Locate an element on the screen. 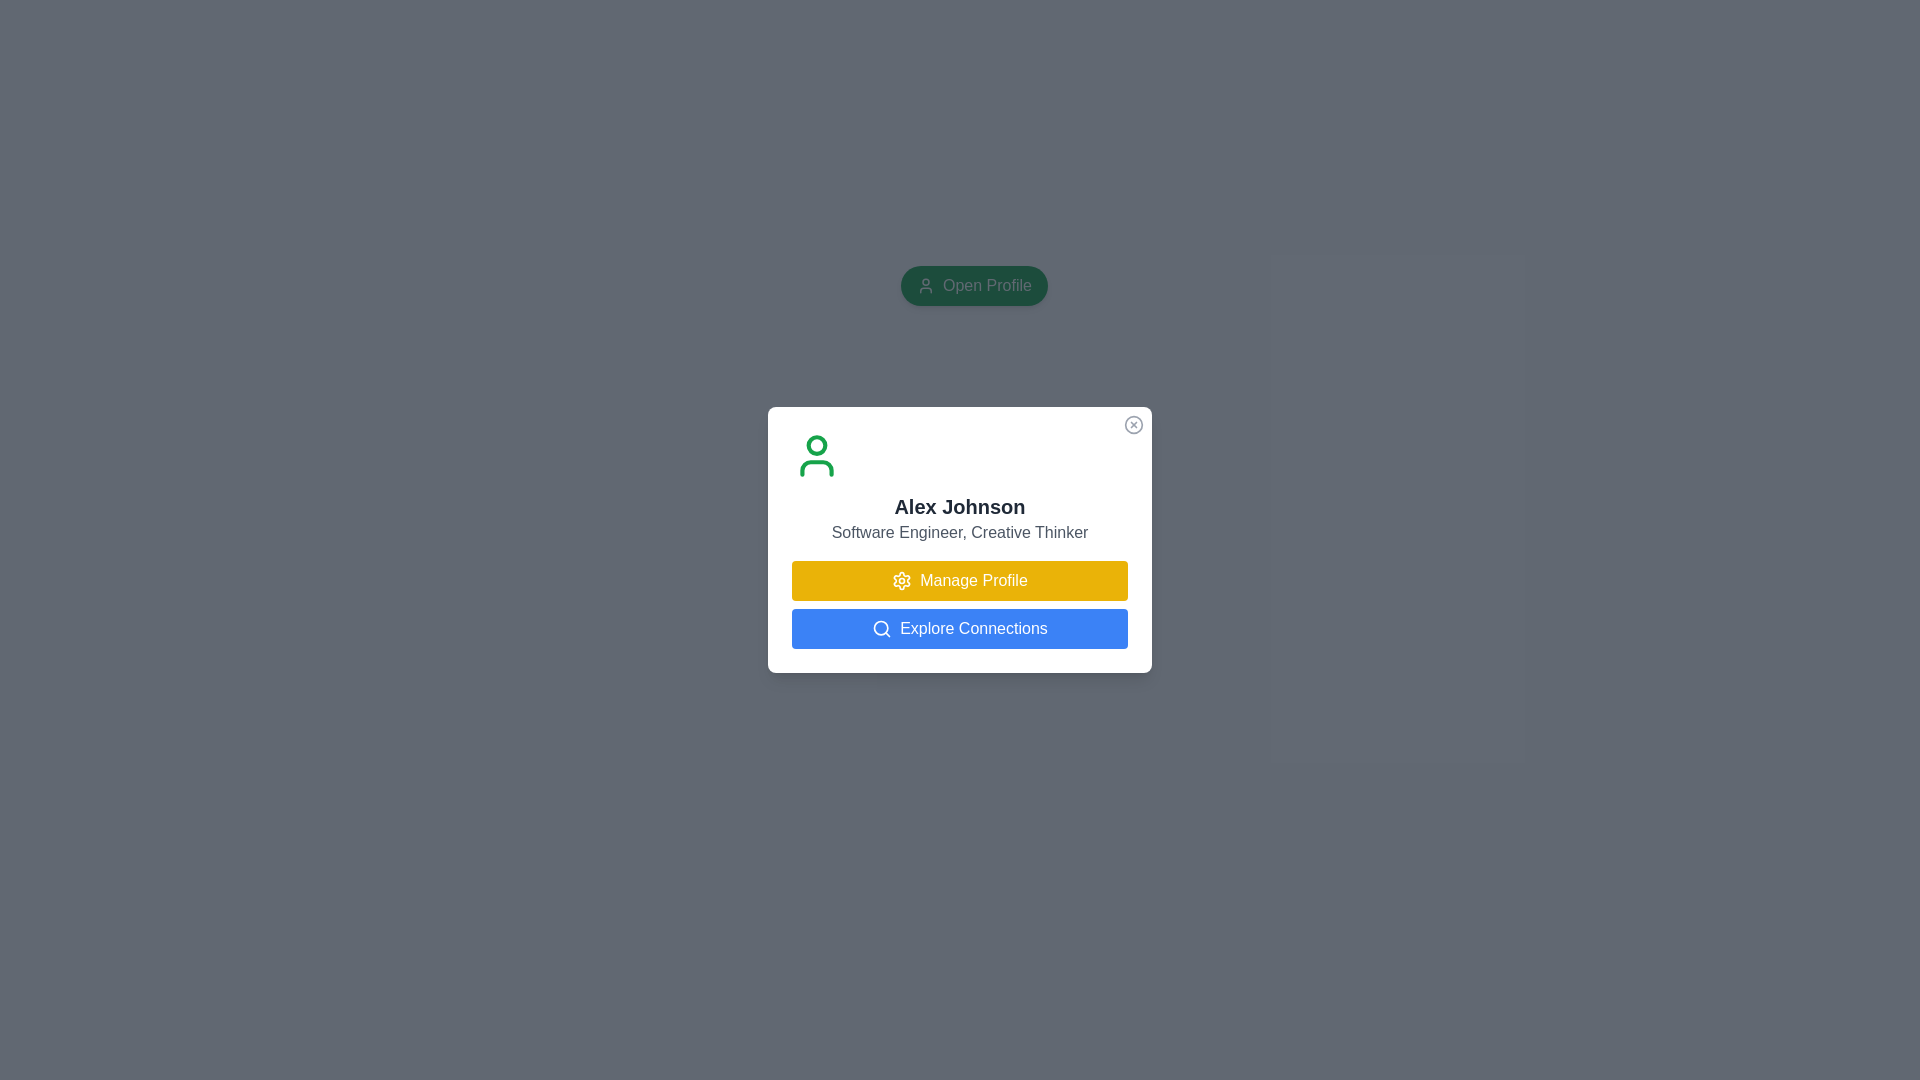 The width and height of the screenshot is (1920, 1080). the profile settings button located at the top of the 'Explore Connections' blue button is located at coordinates (960, 581).